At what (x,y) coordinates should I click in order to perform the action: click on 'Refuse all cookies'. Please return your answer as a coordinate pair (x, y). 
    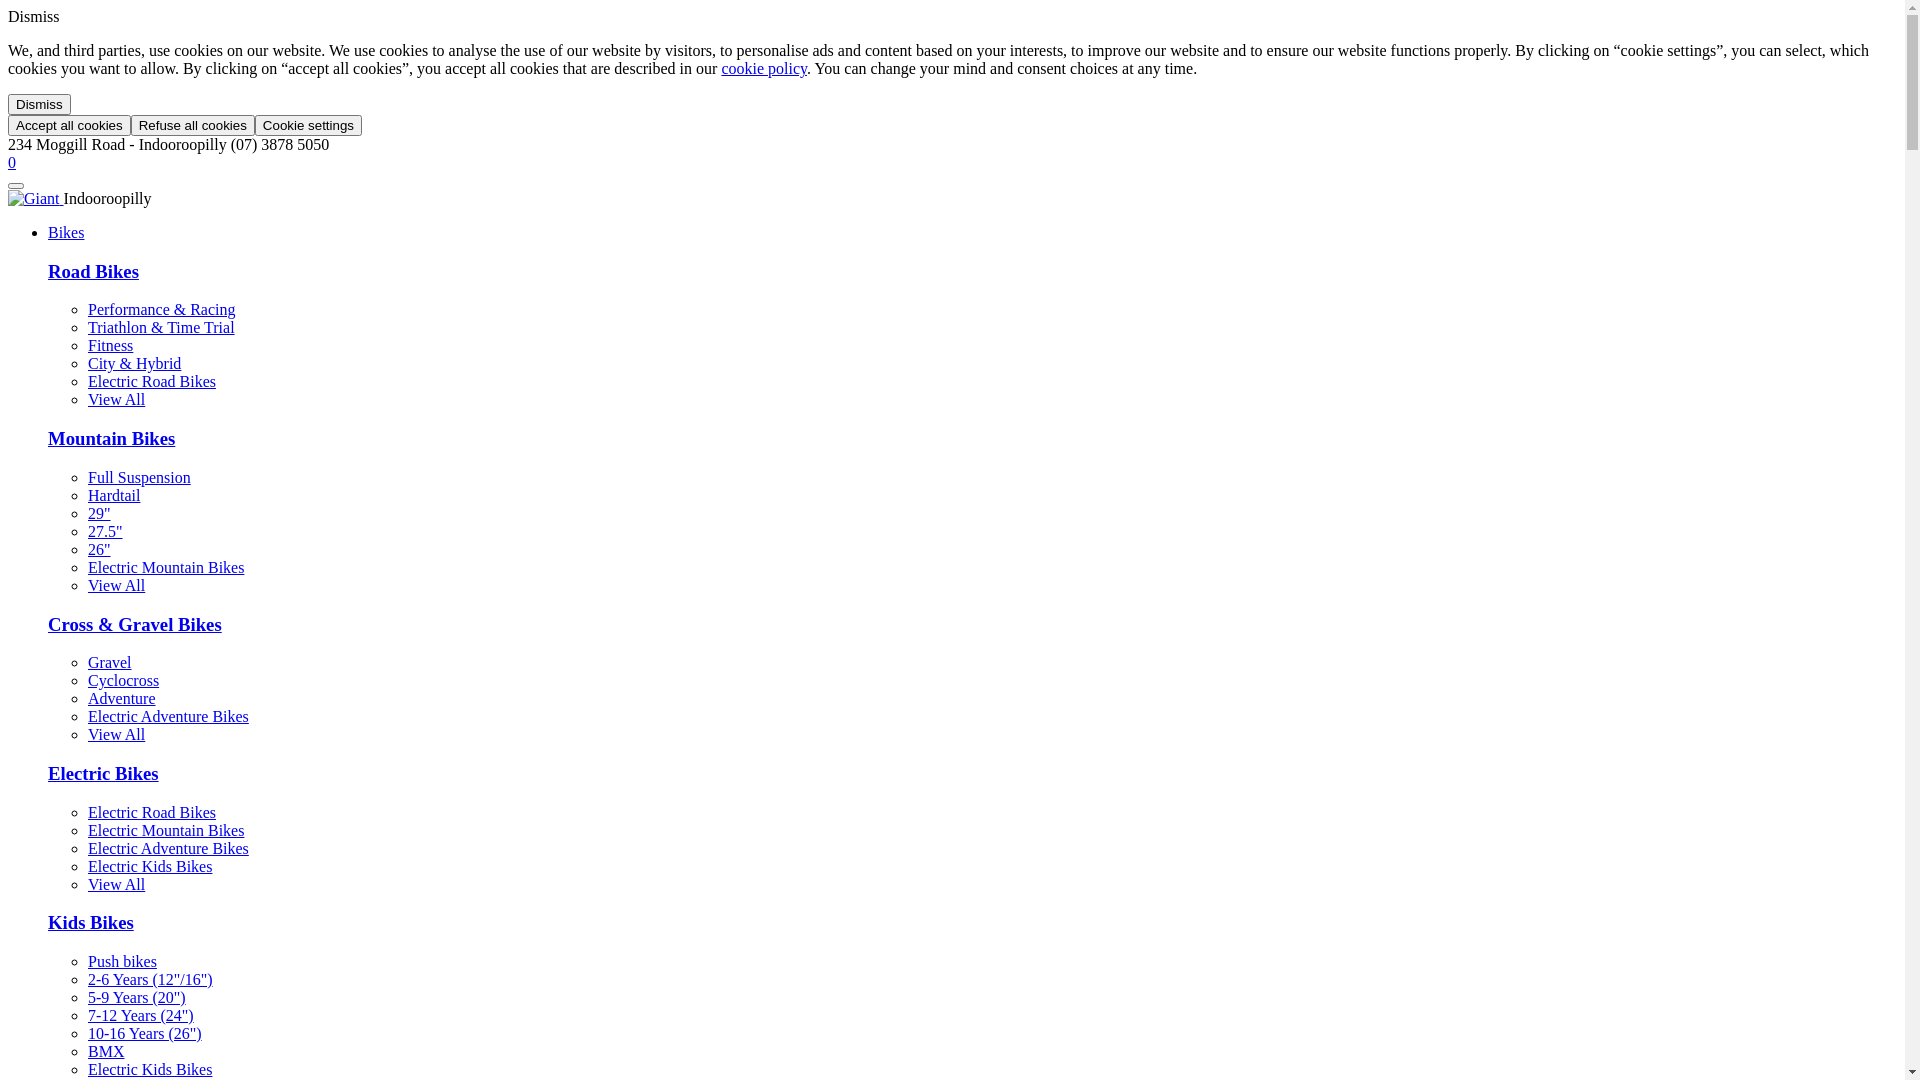
    Looking at the image, I should click on (192, 125).